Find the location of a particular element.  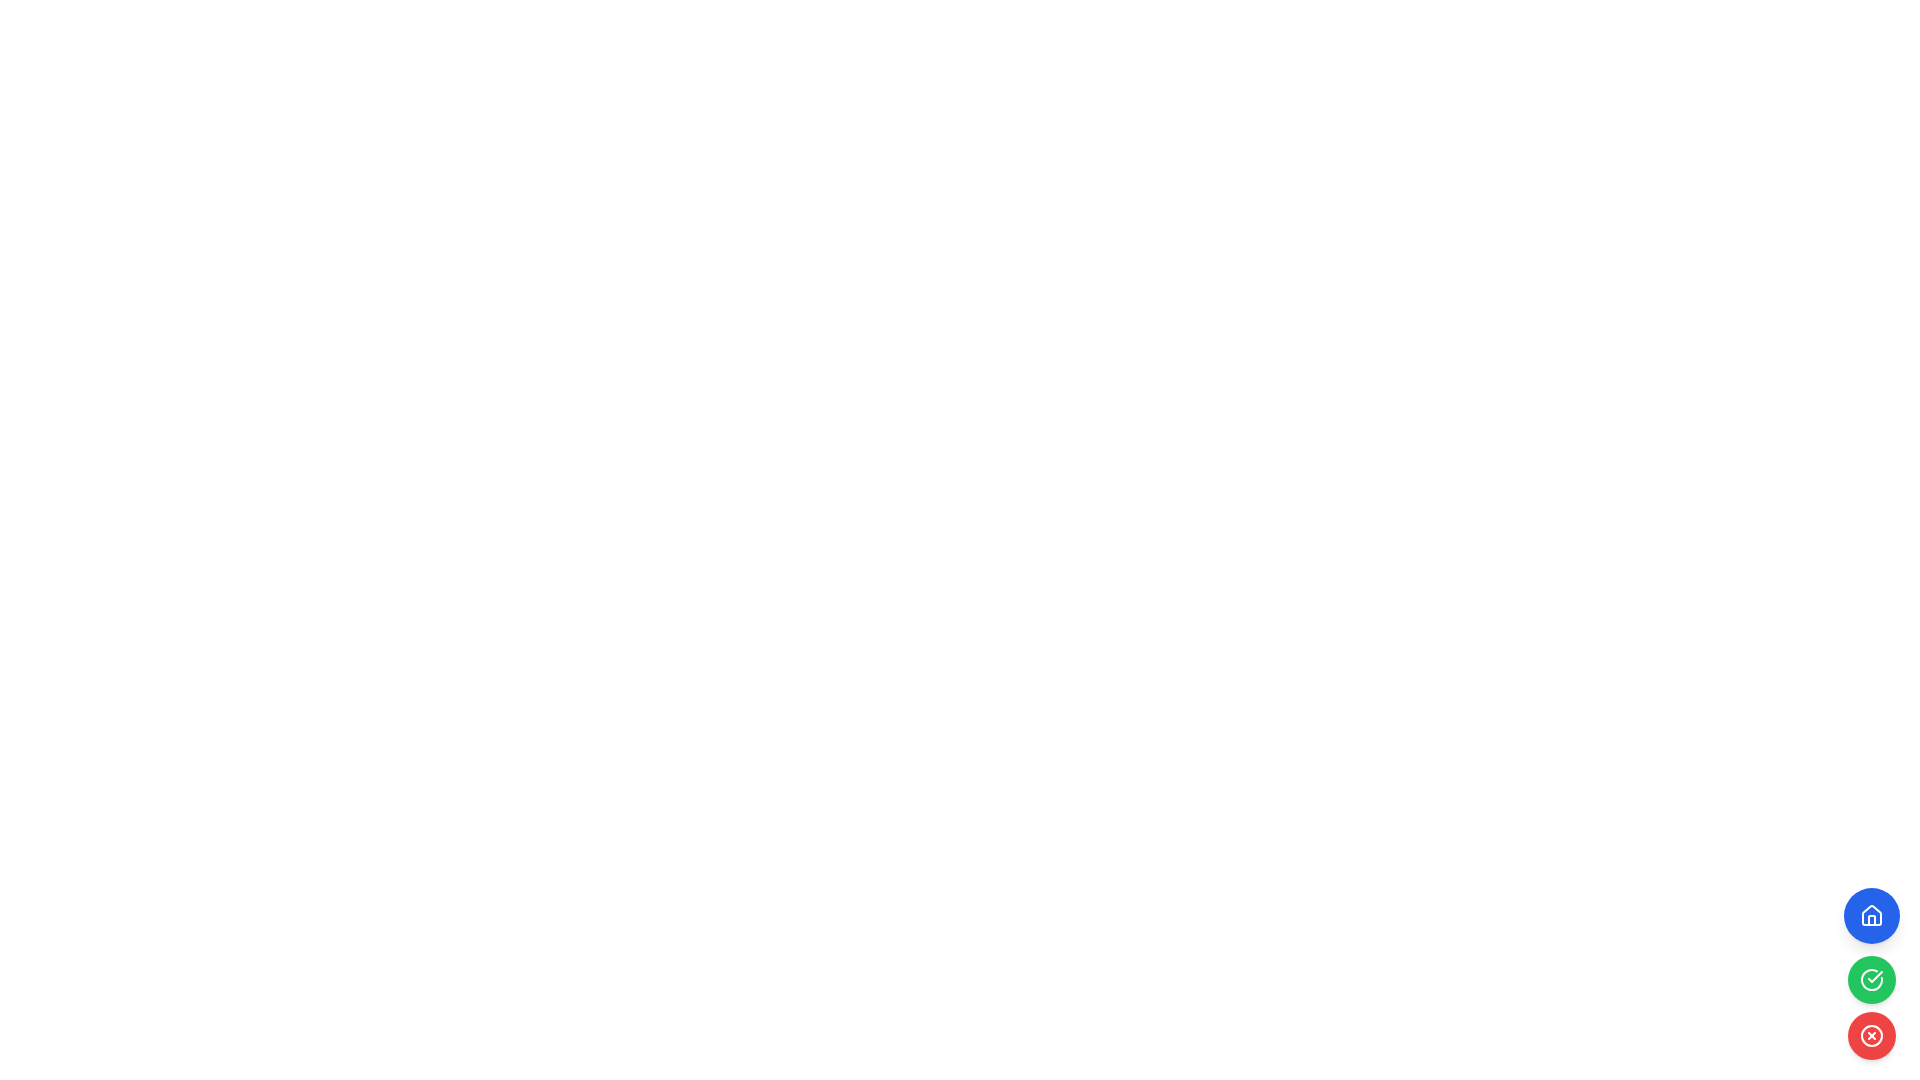

the iconic button with a green background and white check mark to mark the associated task as done is located at coordinates (1871, 978).